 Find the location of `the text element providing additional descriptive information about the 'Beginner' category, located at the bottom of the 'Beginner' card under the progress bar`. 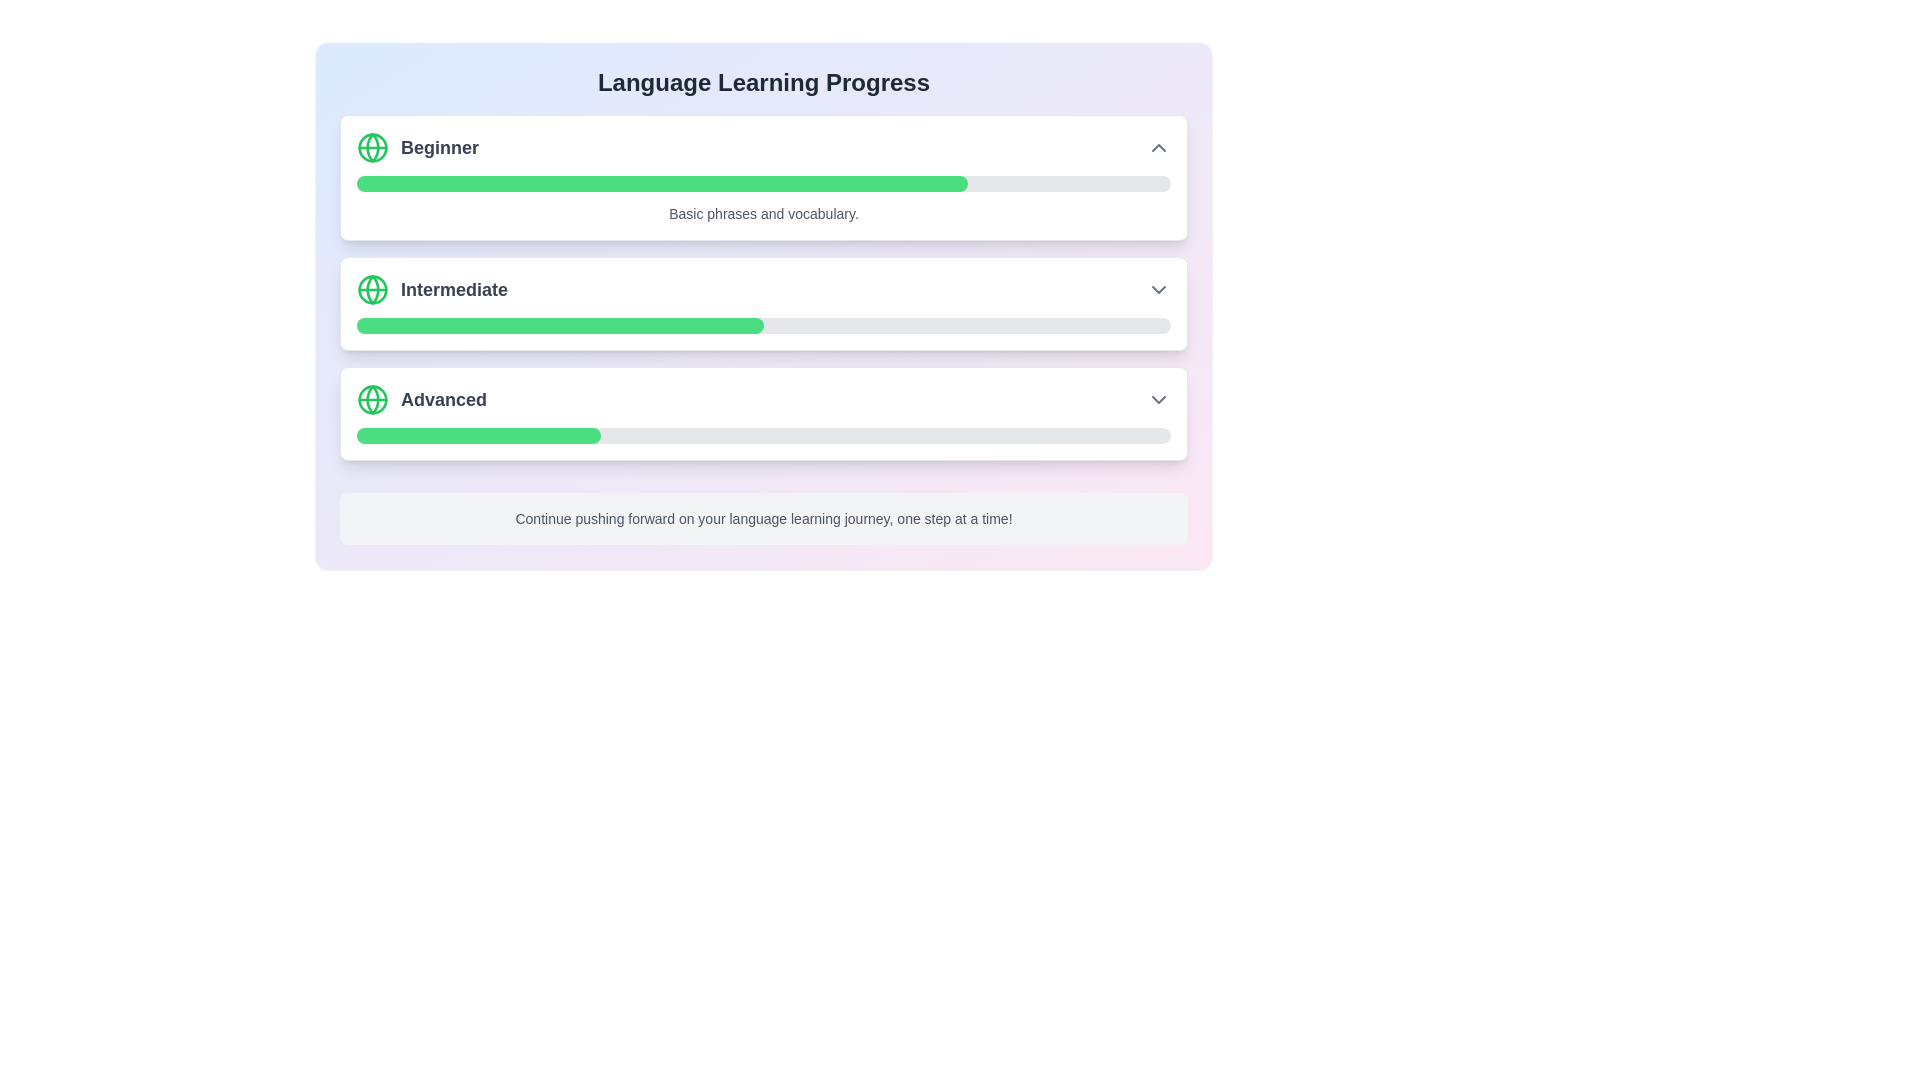

the text element providing additional descriptive information about the 'Beginner' category, located at the bottom of the 'Beginner' card under the progress bar is located at coordinates (762, 213).